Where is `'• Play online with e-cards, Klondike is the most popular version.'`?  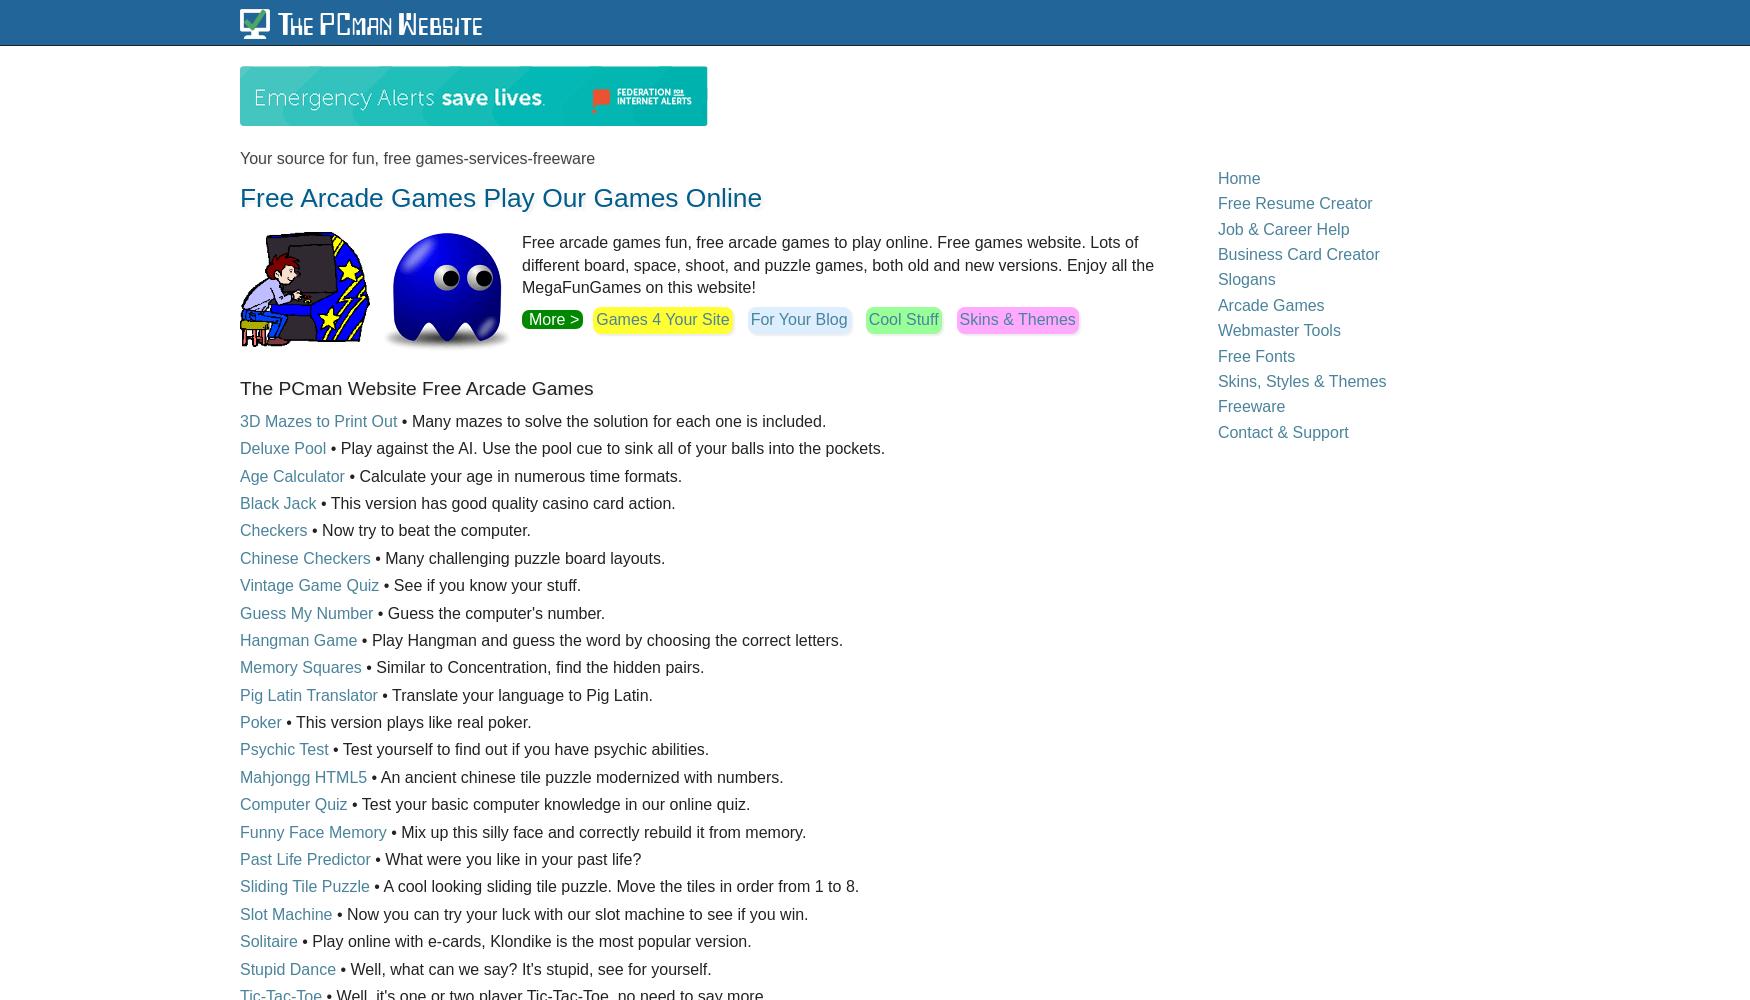
'• Play online with e-cards, Klondike is the most popular version.' is located at coordinates (522, 940).